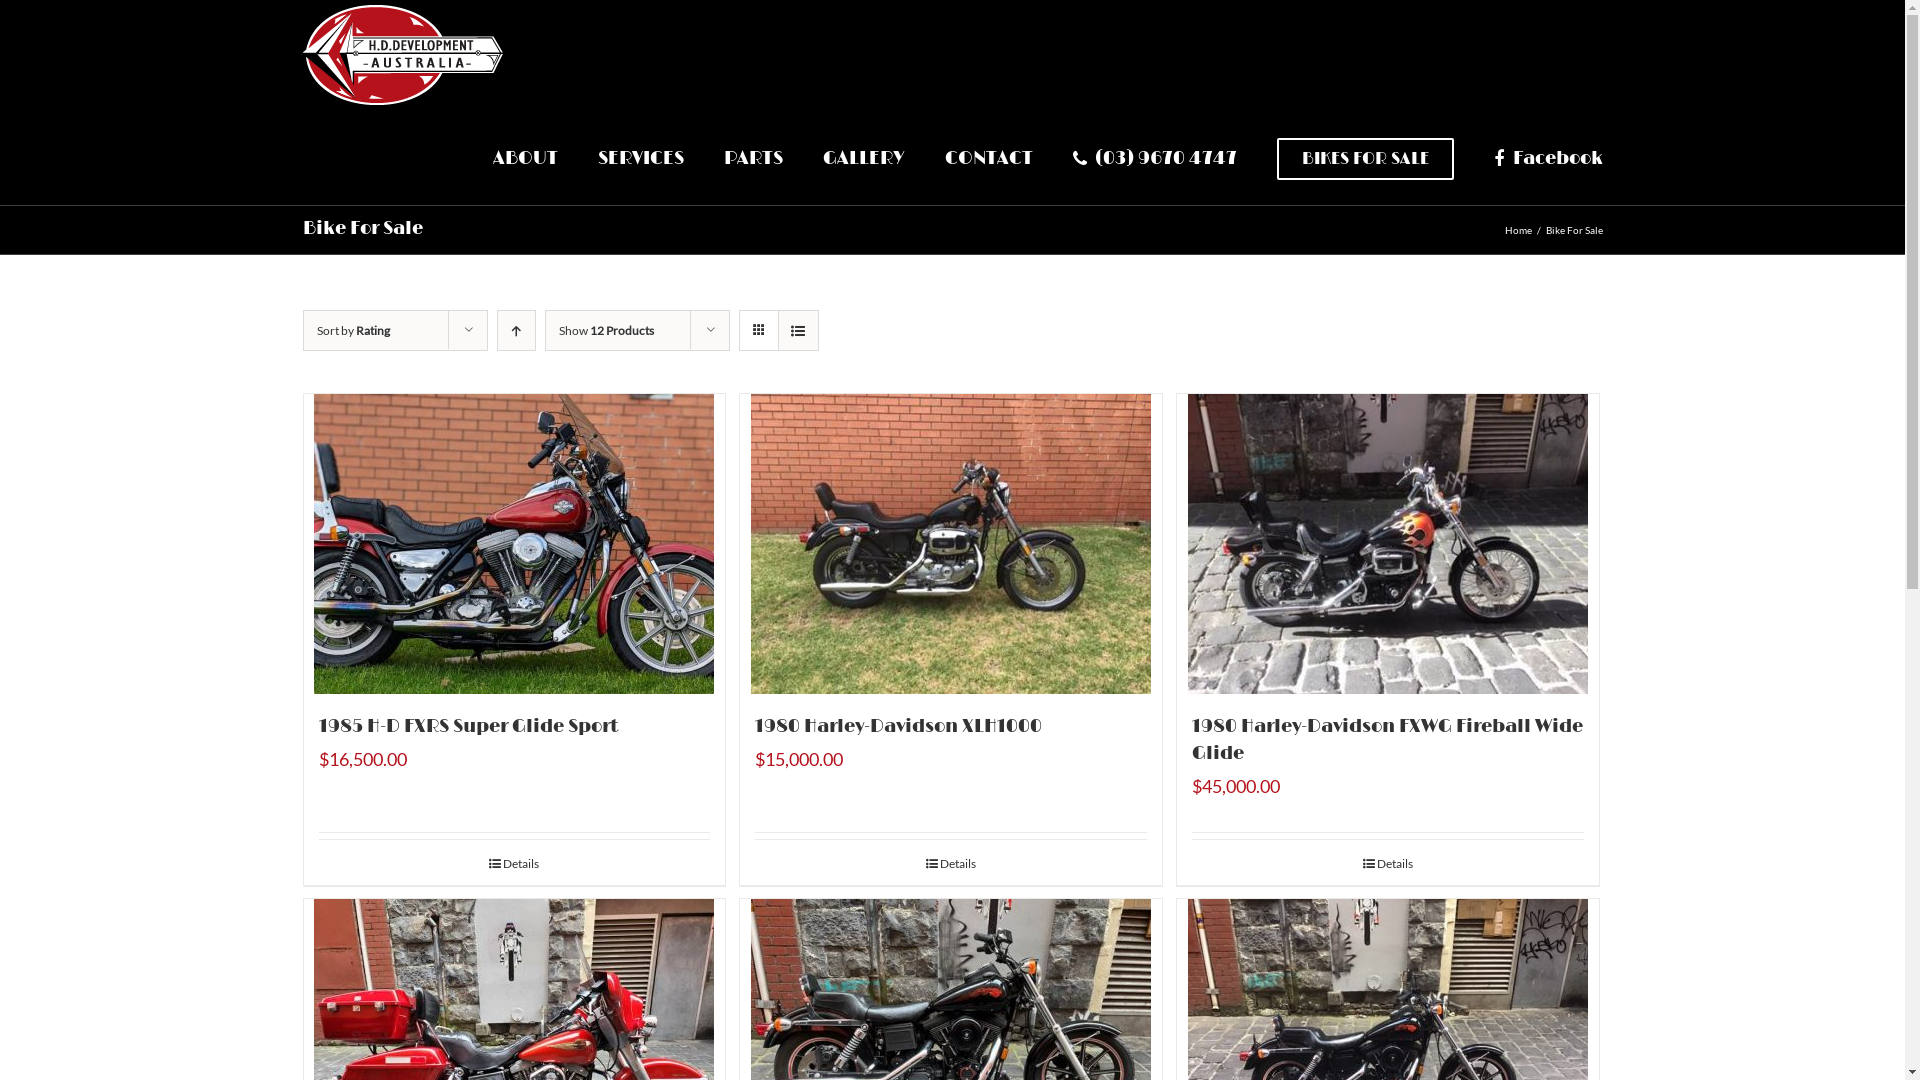 This screenshot has width=1920, height=1080. Describe the element at coordinates (1364, 156) in the screenshot. I see `'BIKES FOR SALE'` at that location.